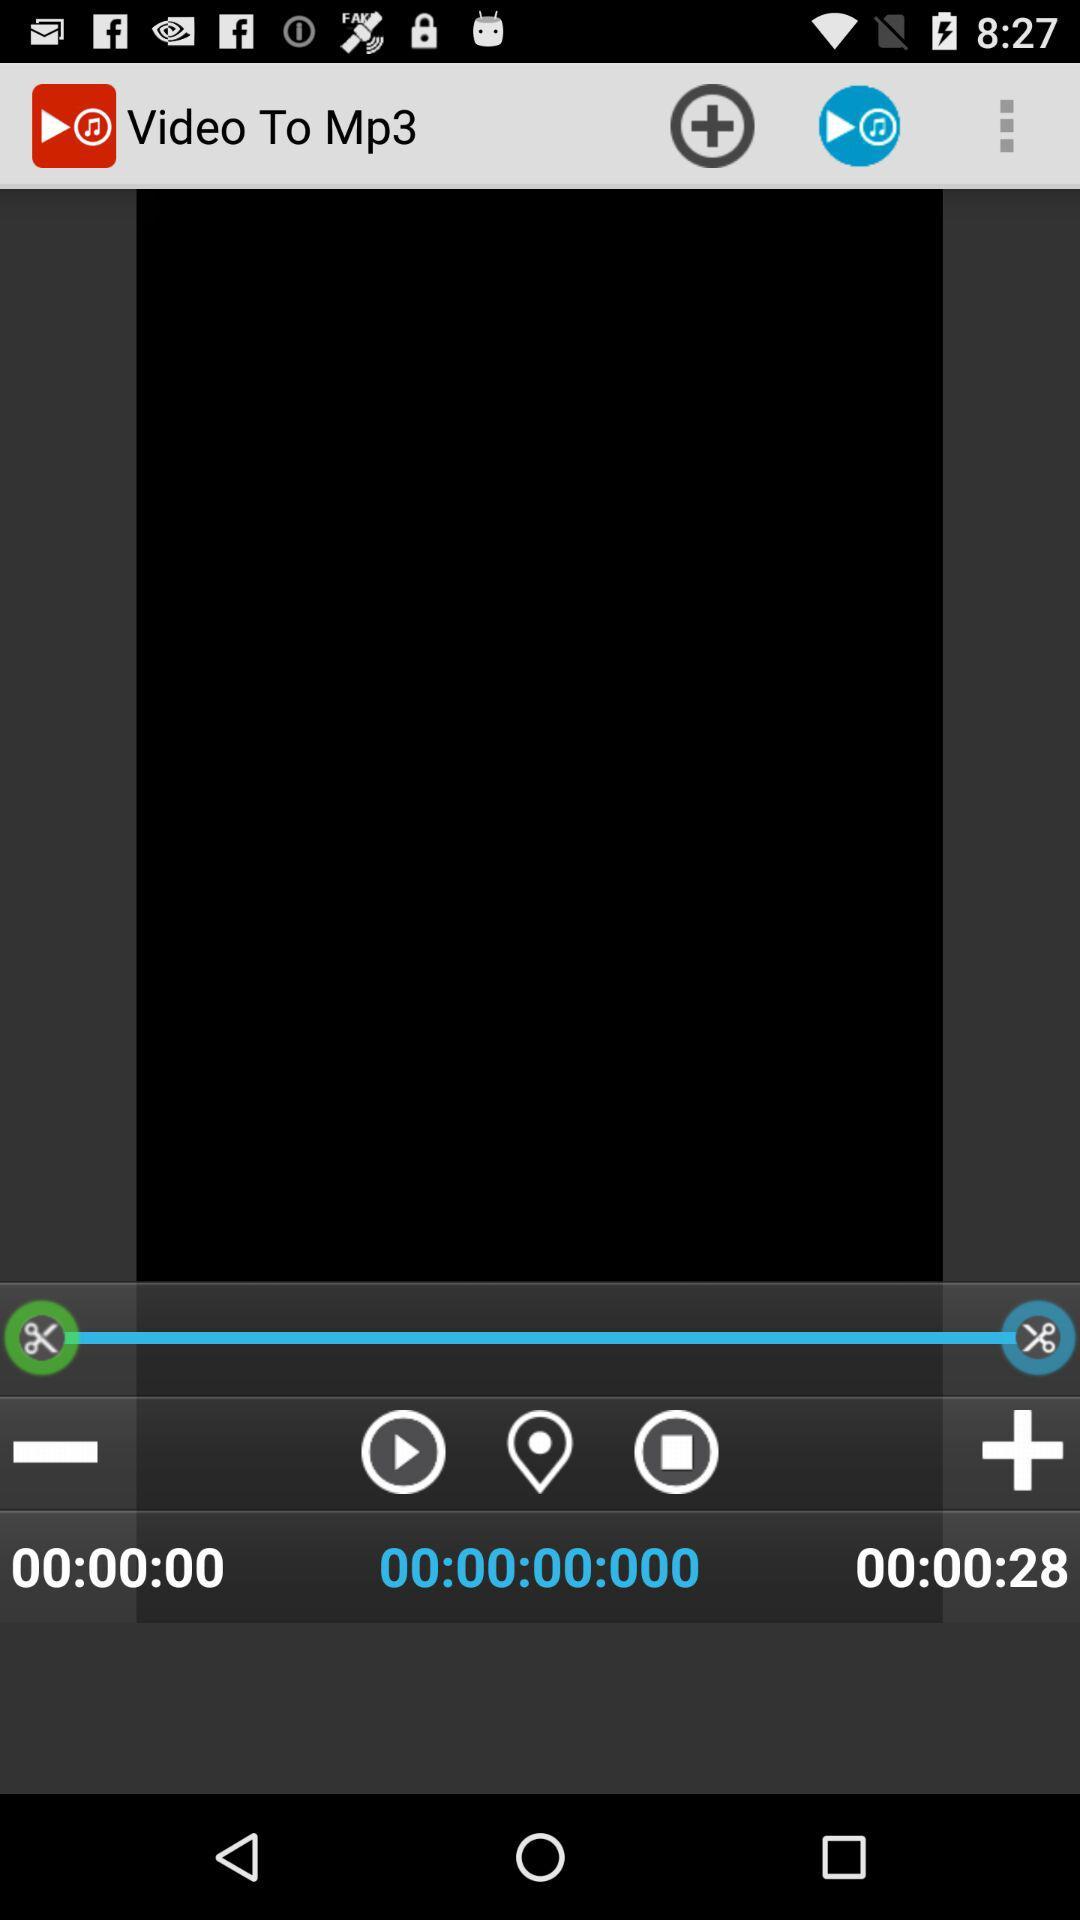 This screenshot has width=1080, height=1920. I want to click on the item above the 00:00:28 app, so click(1024, 1451).